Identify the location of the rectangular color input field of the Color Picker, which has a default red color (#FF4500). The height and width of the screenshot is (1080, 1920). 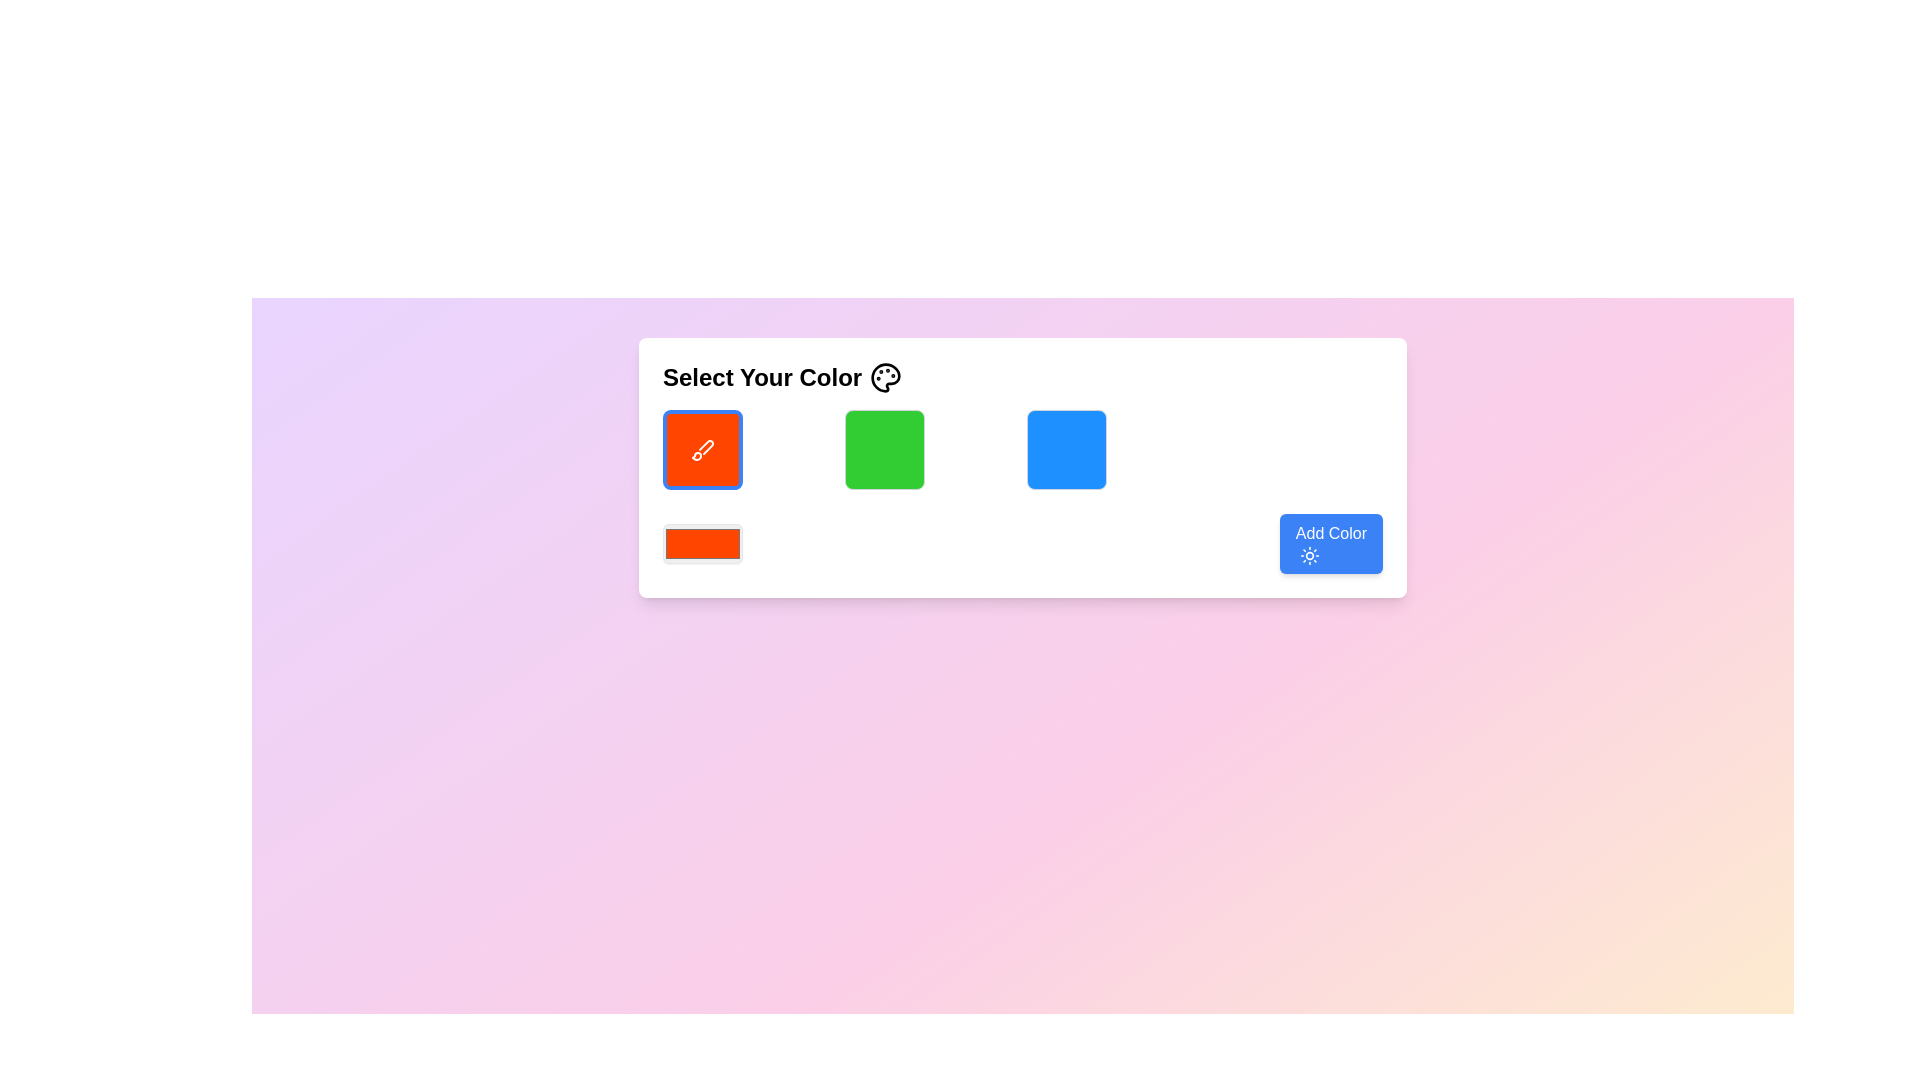
(702, 543).